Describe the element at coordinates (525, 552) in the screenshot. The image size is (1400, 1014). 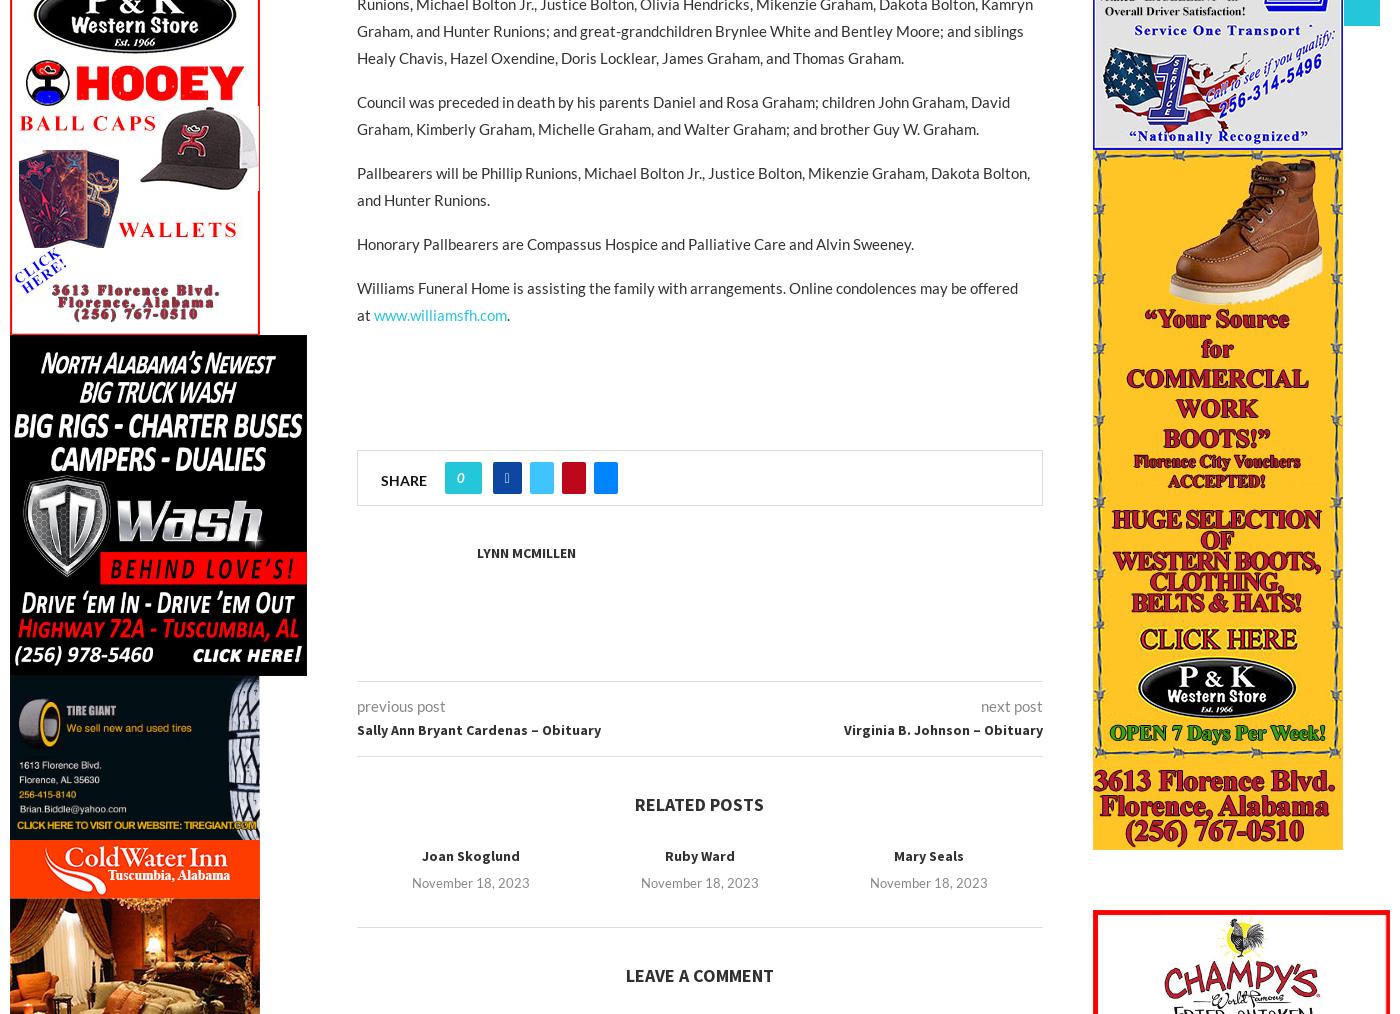
I see `'Lynn McMillen'` at that location.